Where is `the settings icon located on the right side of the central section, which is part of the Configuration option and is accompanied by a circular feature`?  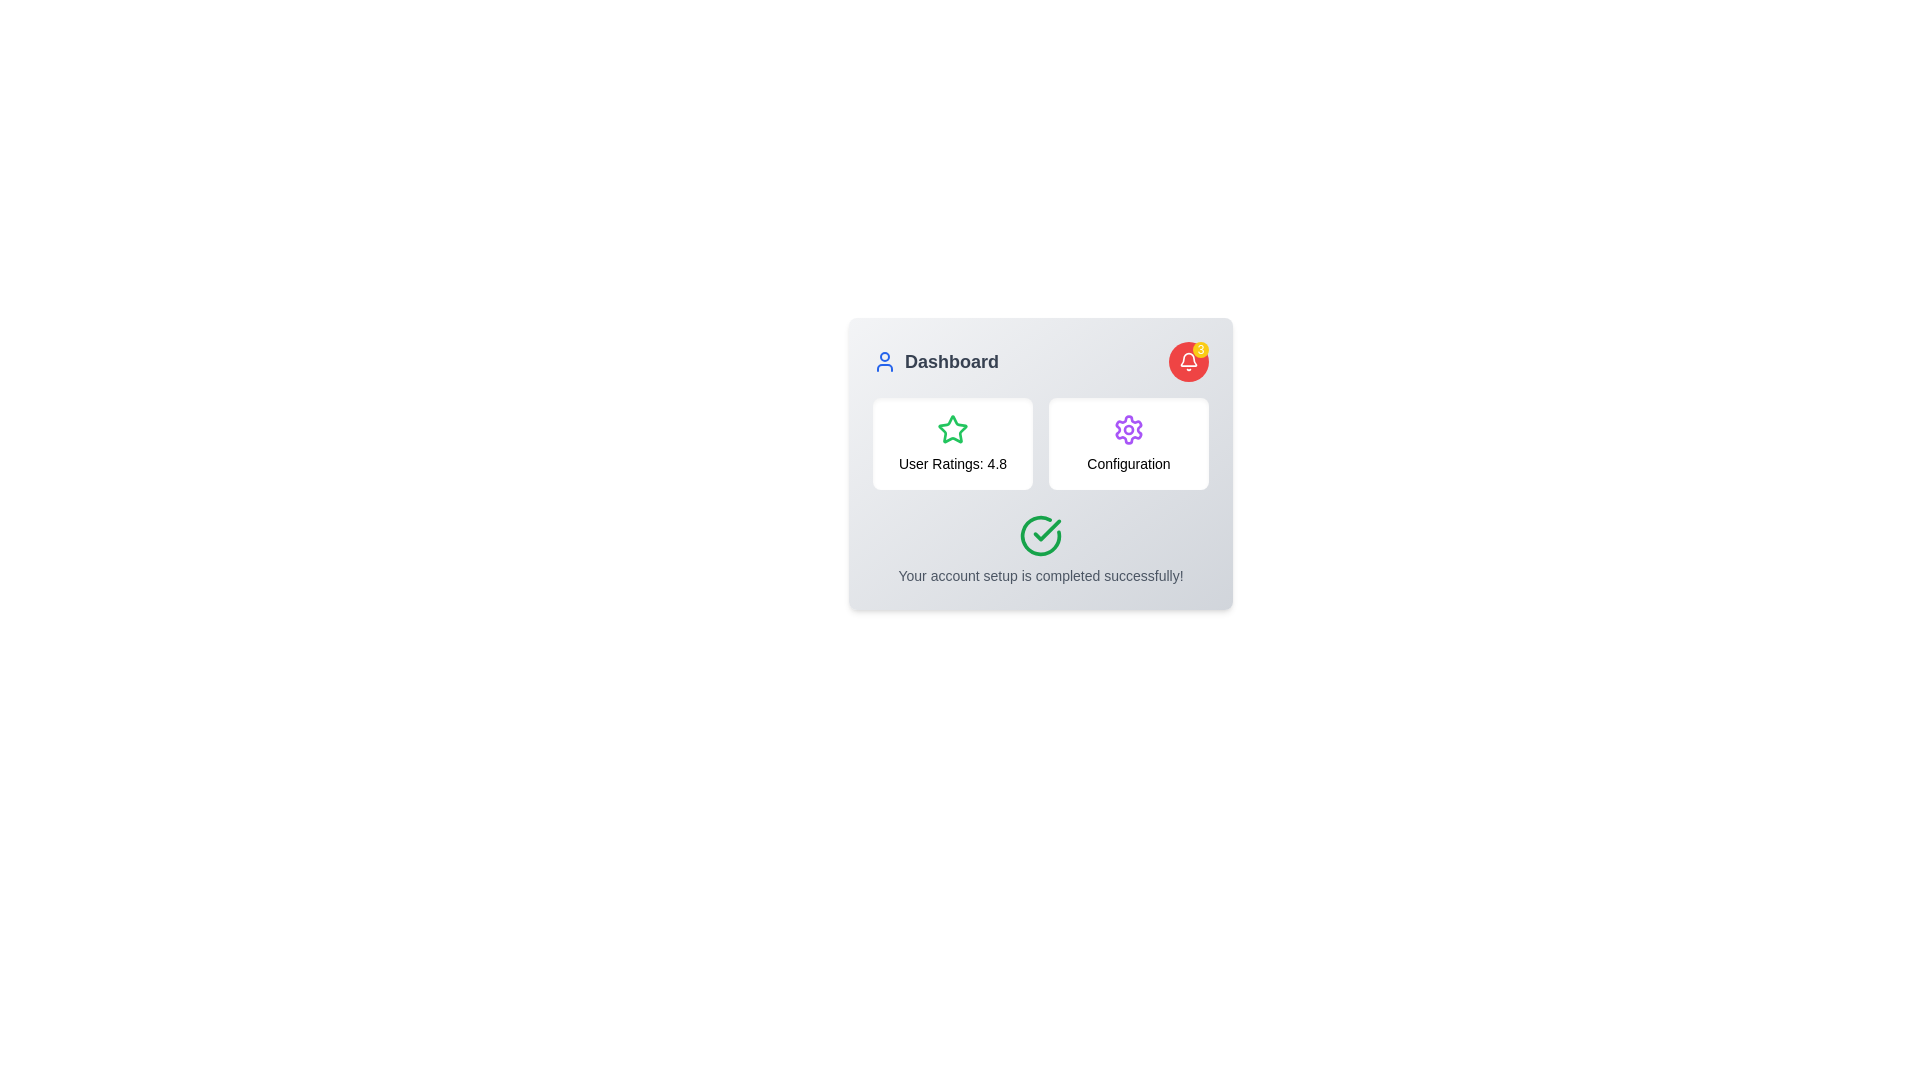 the settings icon located on the right side of the central section, which is part of the Configuration option and is accompanied by a circular feature is located at coordinates (1128, 428).